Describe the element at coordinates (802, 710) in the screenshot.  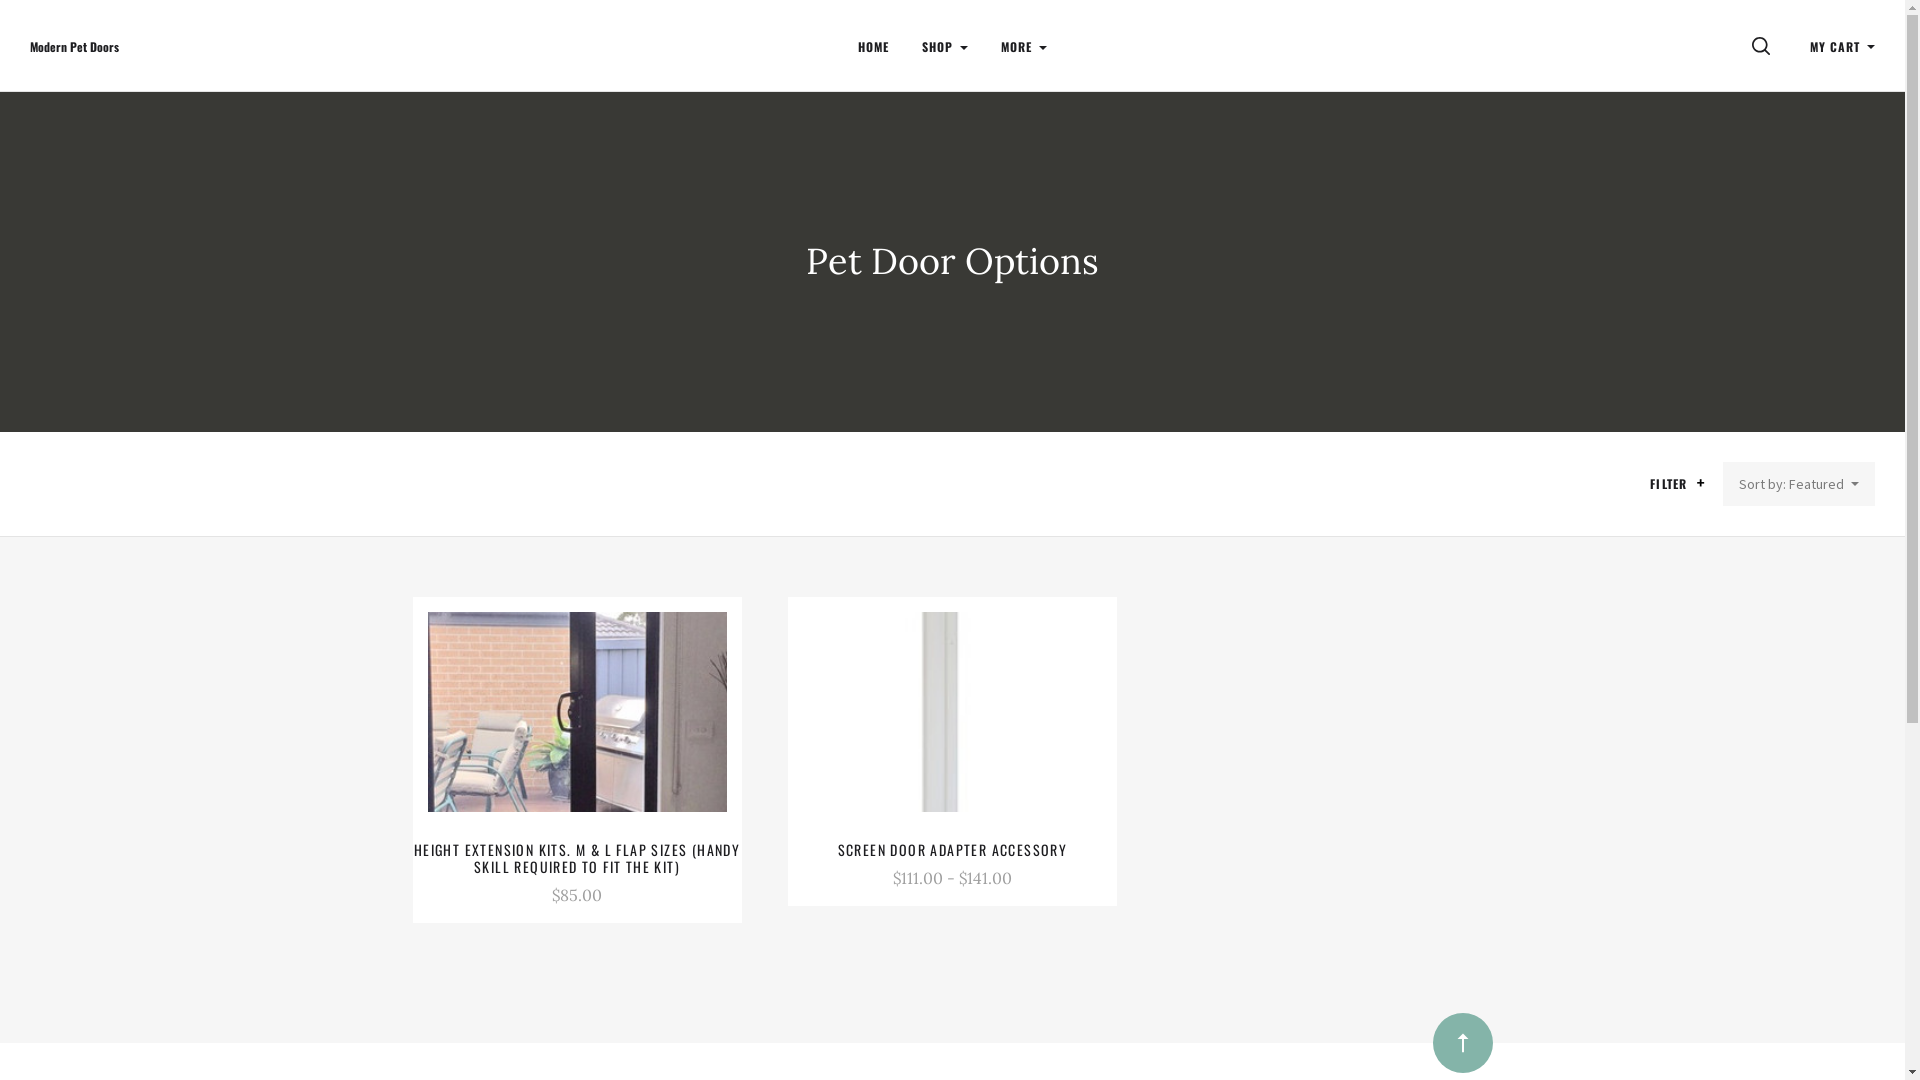
I see `'Screen Door Adapter Accessory'` at that location.